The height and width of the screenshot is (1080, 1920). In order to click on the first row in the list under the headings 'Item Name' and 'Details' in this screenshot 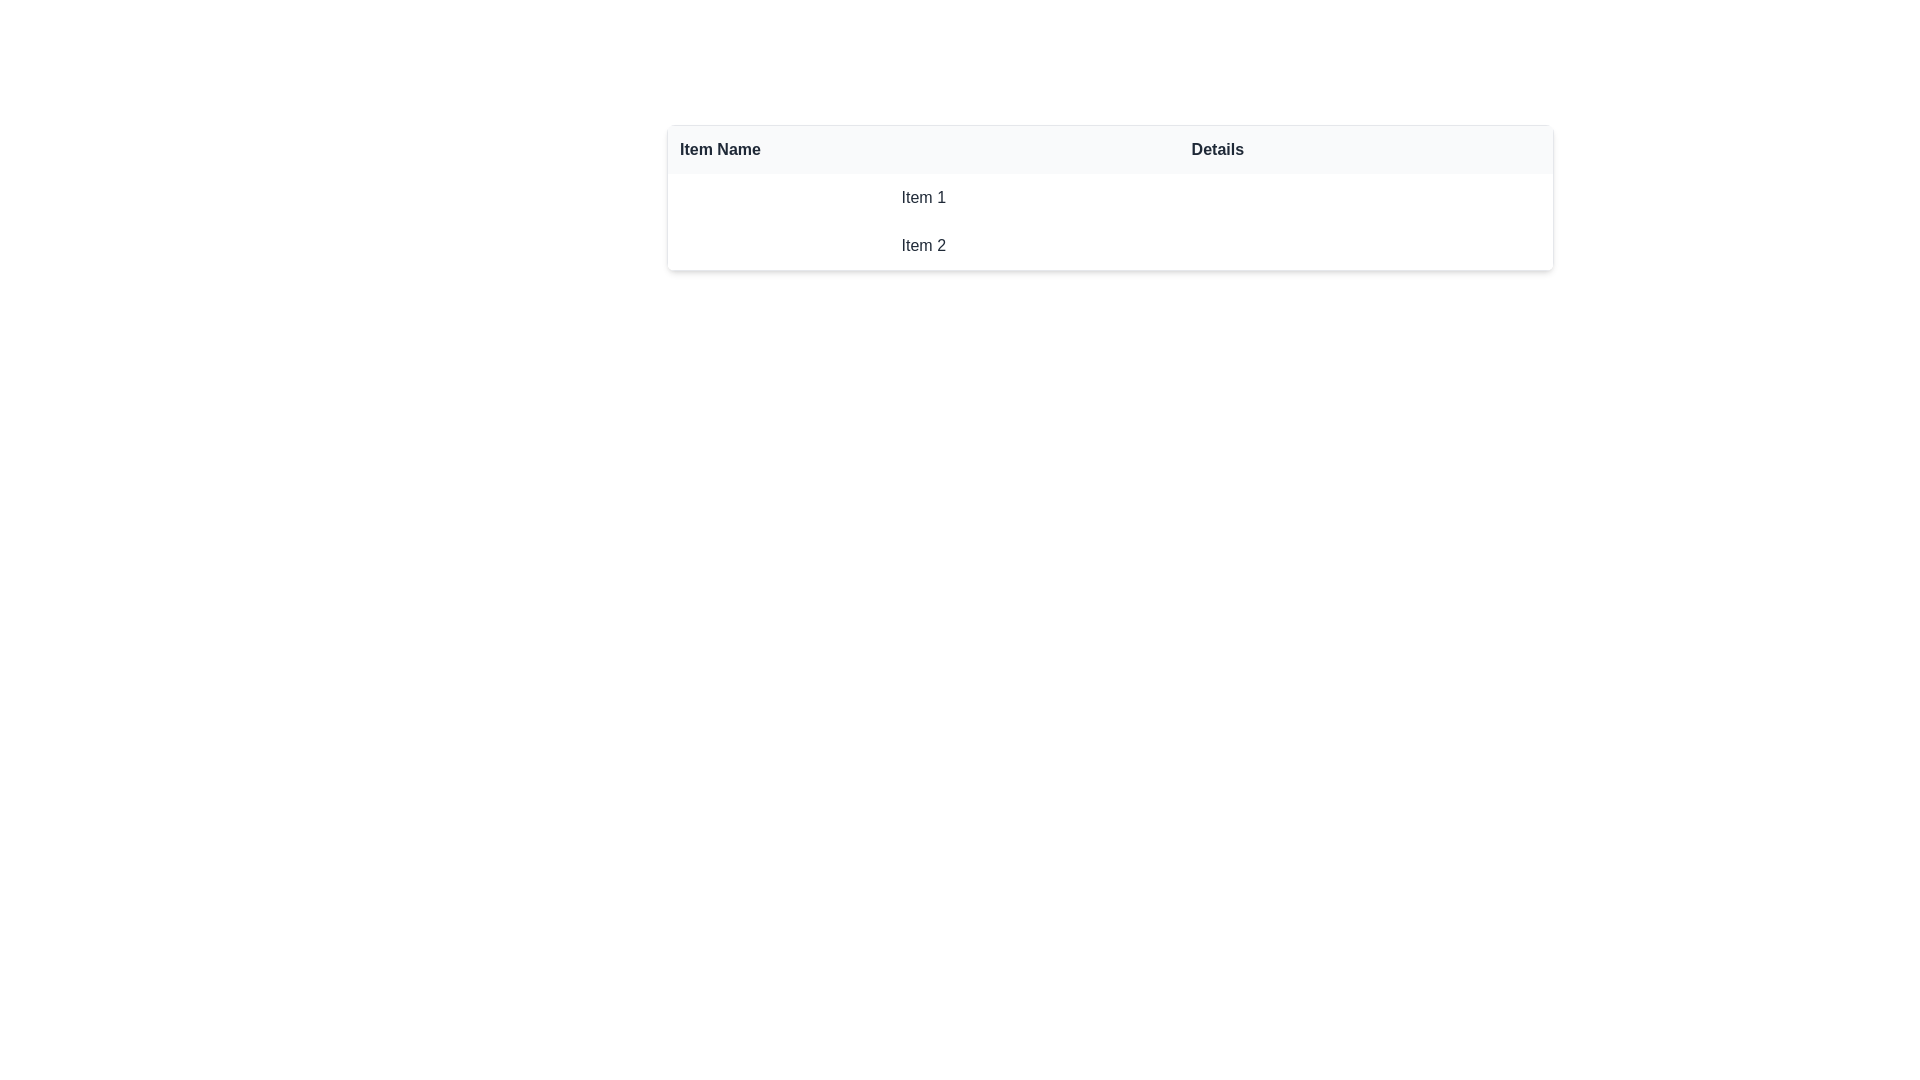, I will do `click(1109, 197)`.